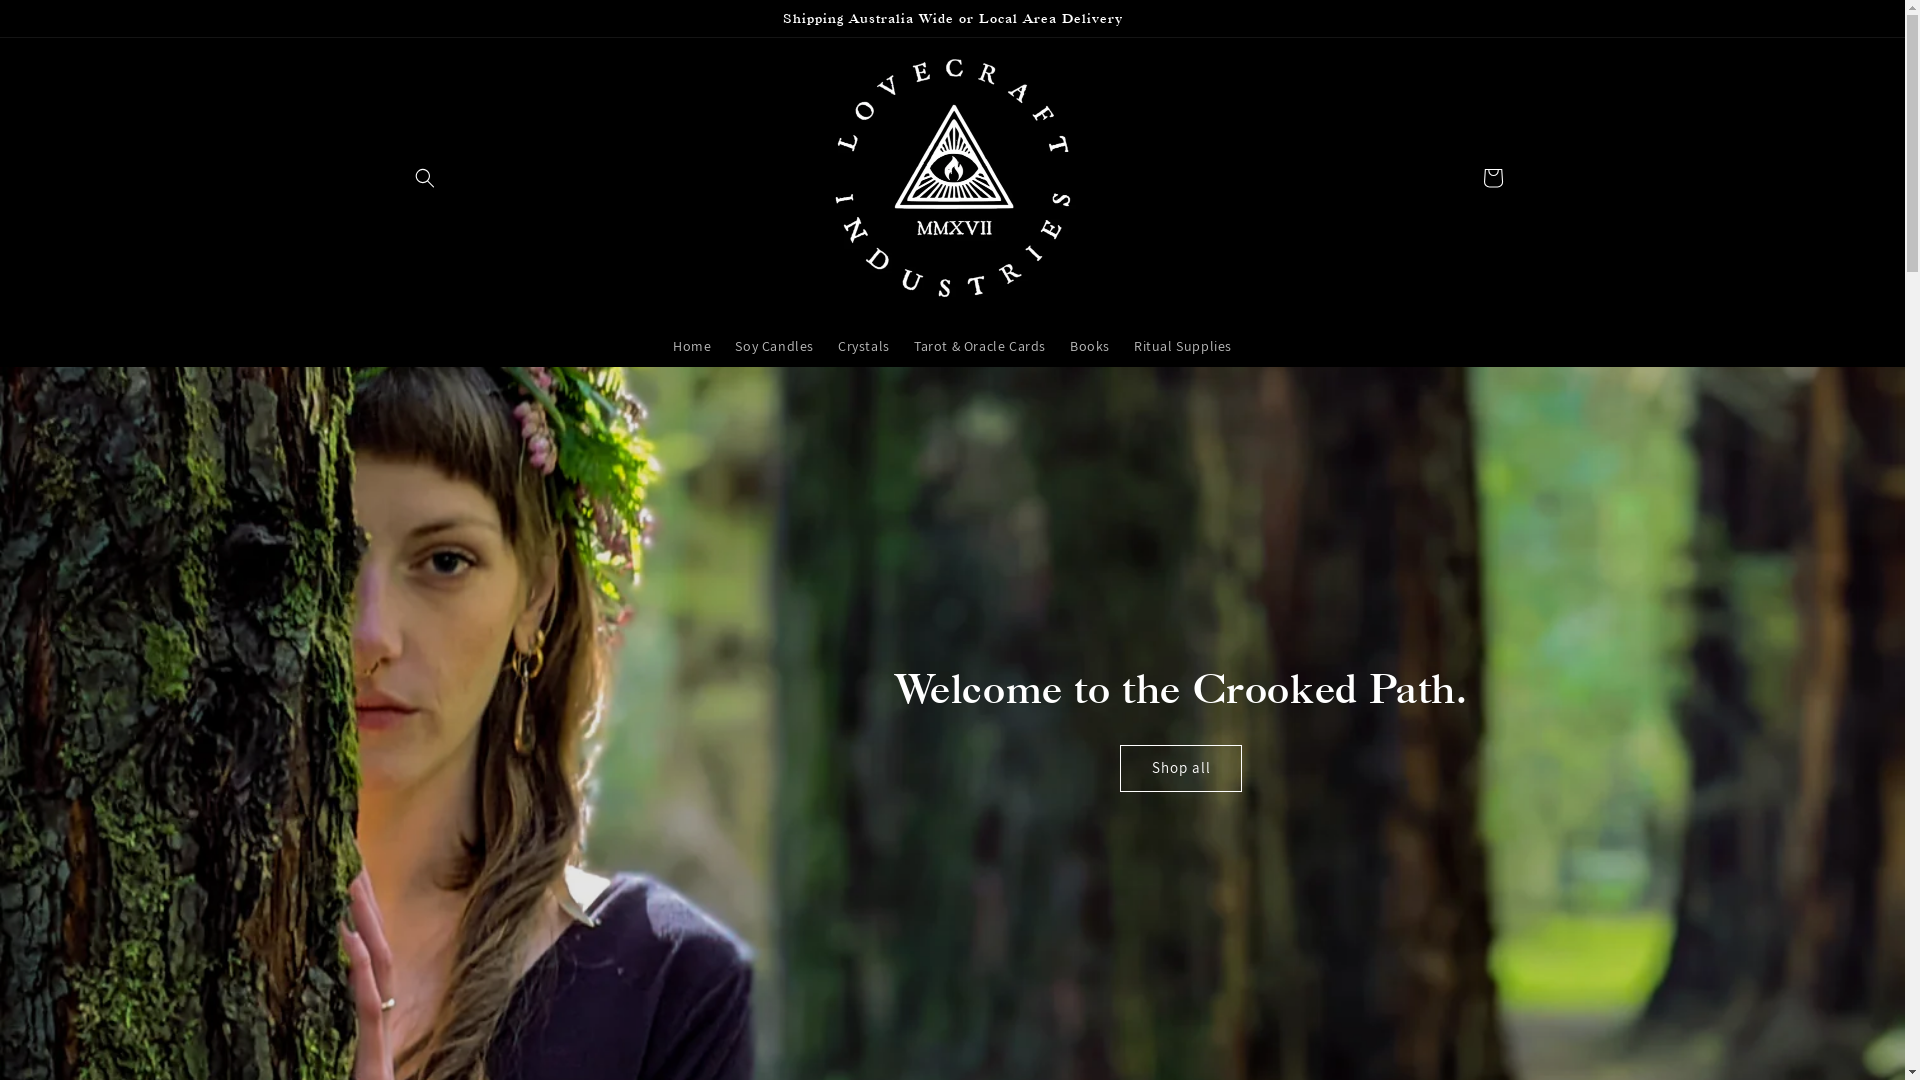 The width and height of the screenshot is (1920, 1080). Describe the element at coordinates (1492, 176) in the screenshot. I see `'Cart'` at that location.